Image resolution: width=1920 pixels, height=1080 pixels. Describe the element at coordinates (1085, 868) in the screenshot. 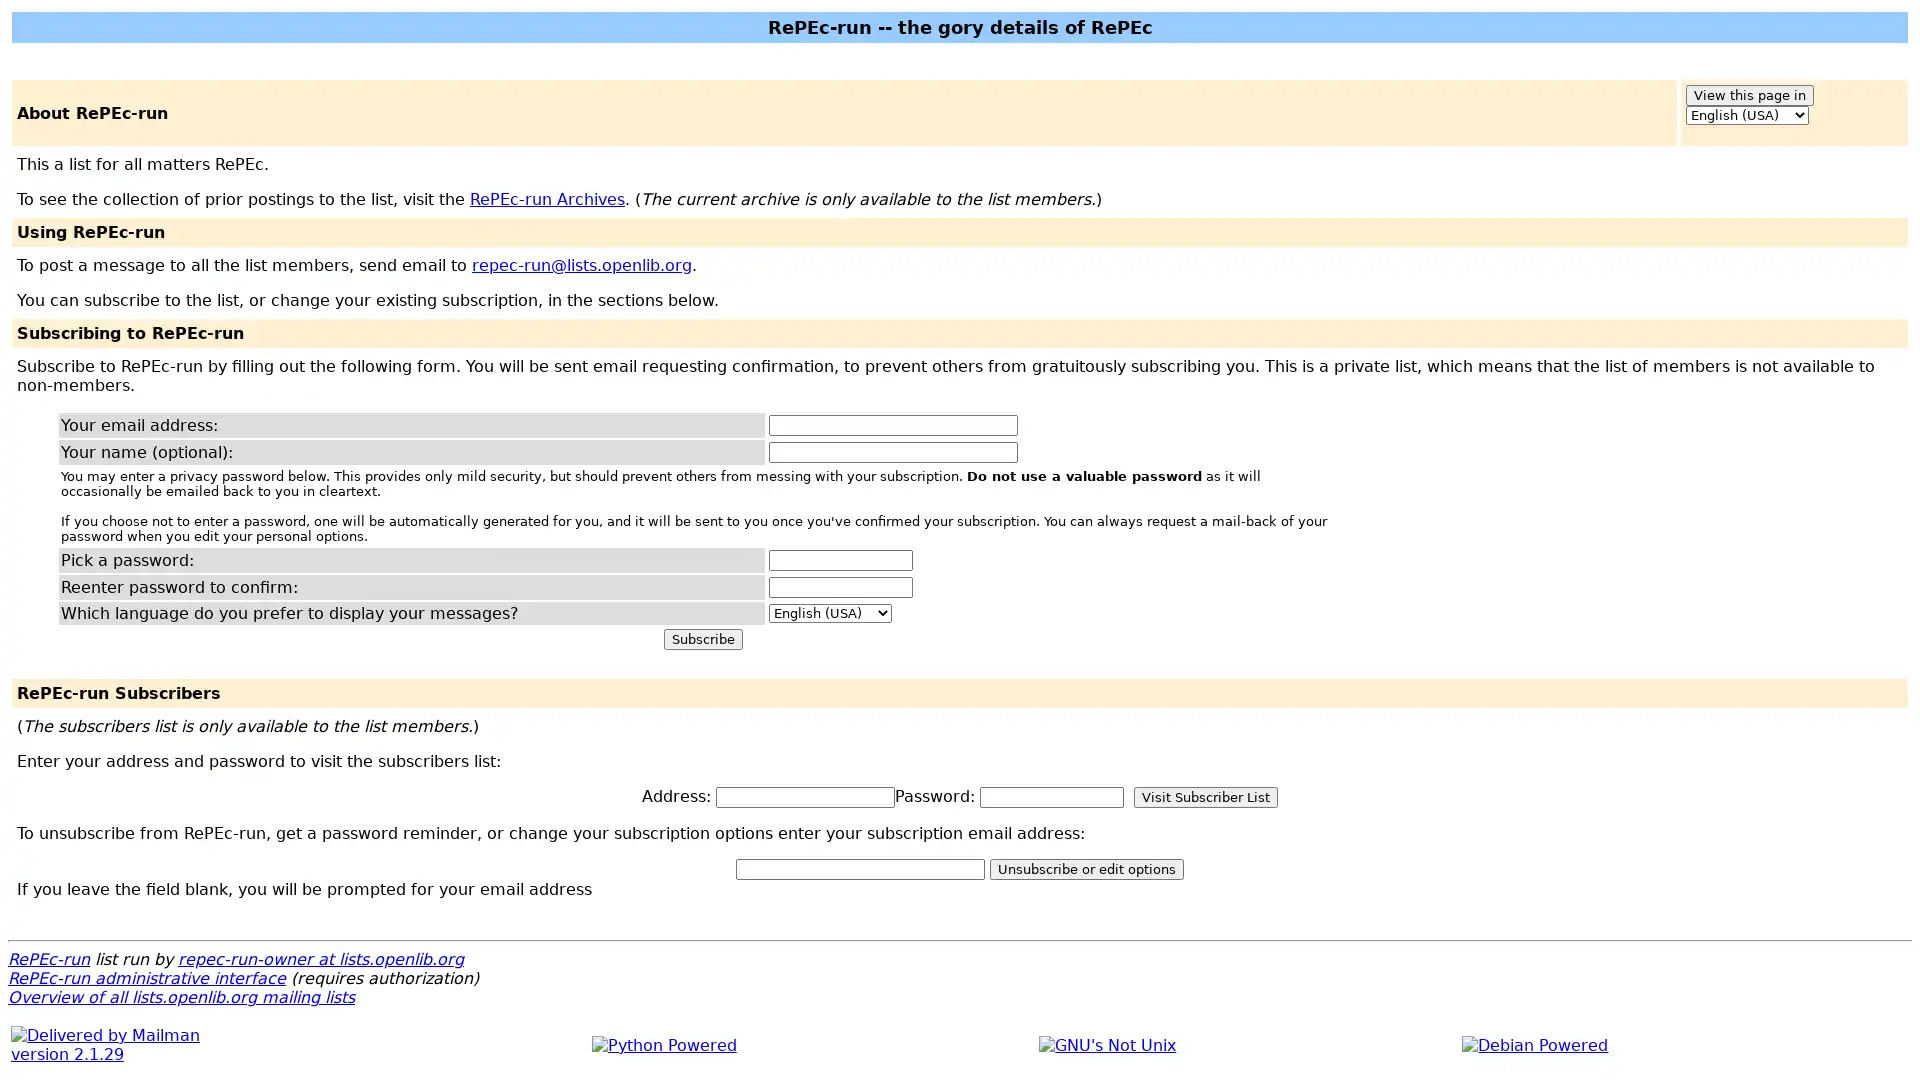

I see `Unsubscribe or edit options` at that location.